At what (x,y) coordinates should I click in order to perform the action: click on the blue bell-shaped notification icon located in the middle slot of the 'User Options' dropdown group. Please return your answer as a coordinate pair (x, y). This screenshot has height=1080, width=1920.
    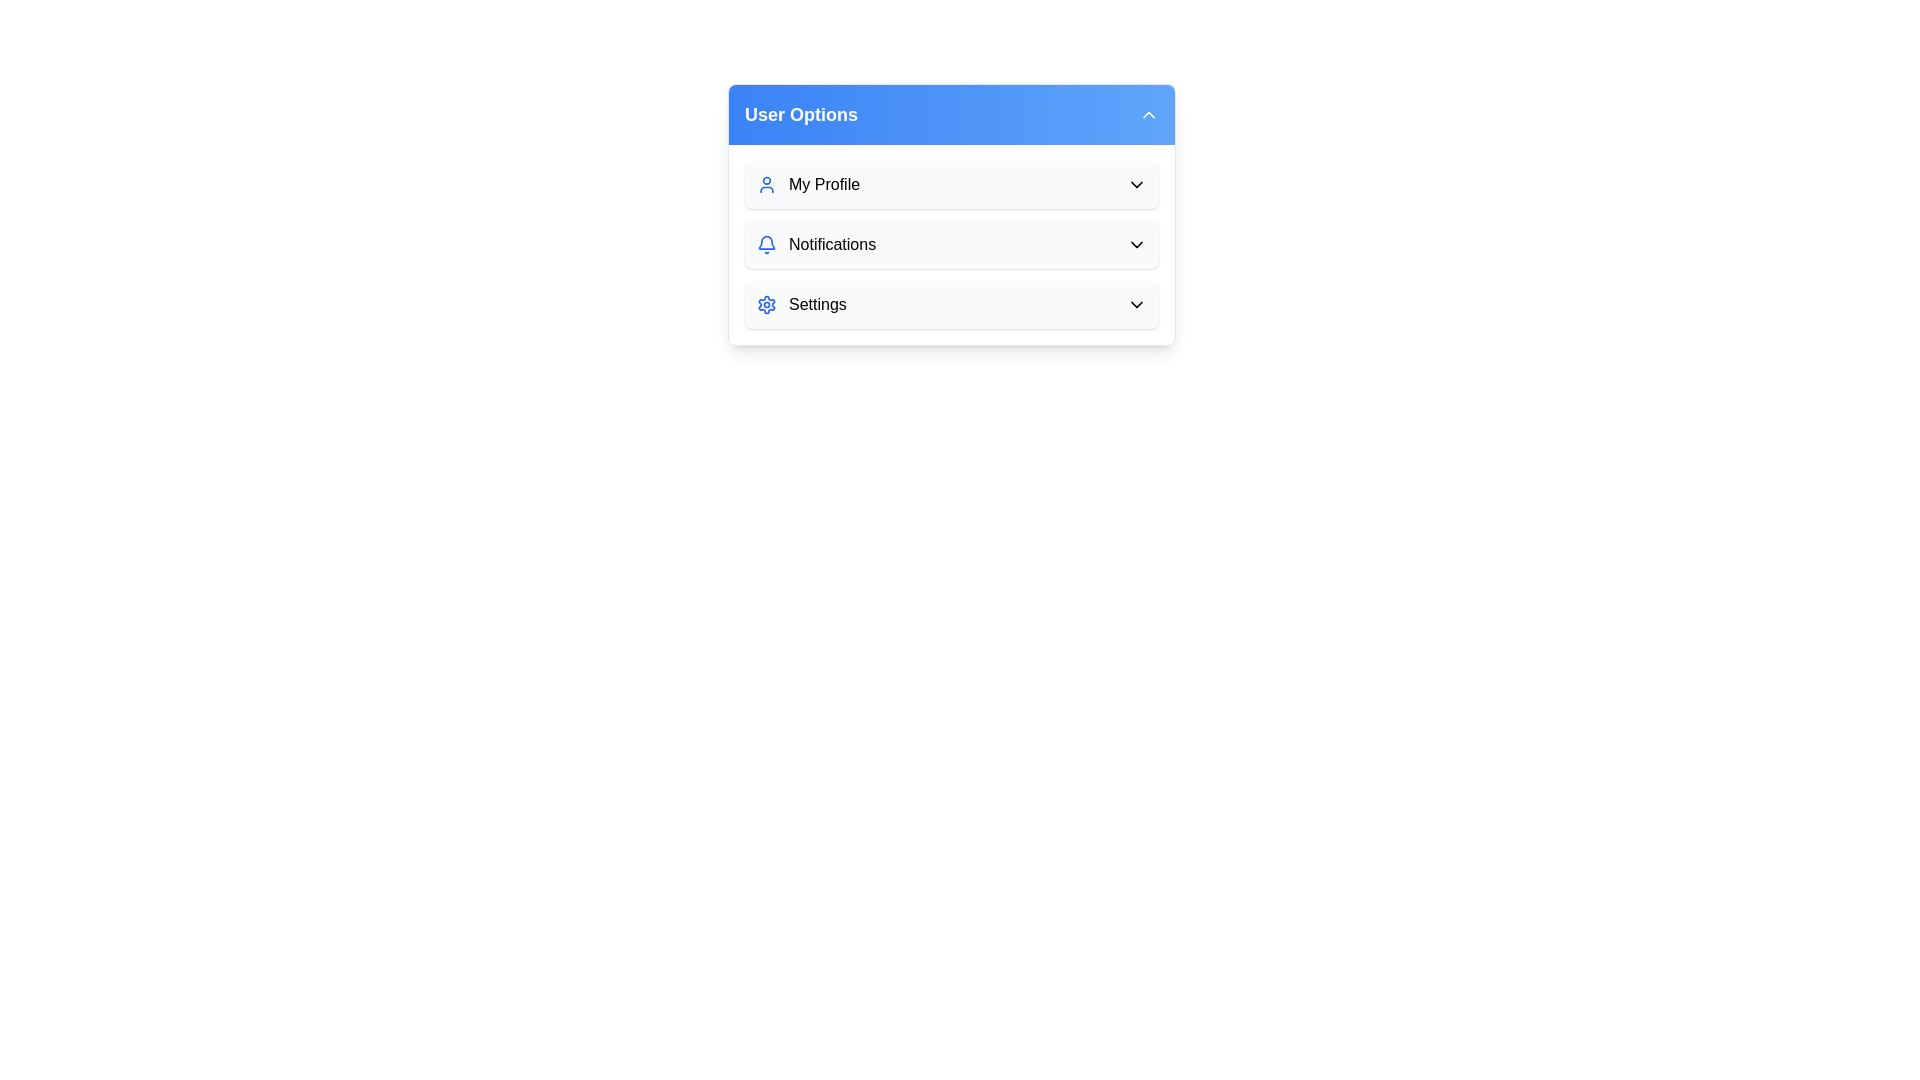
    Looking at the image, I should click on (766, 241).